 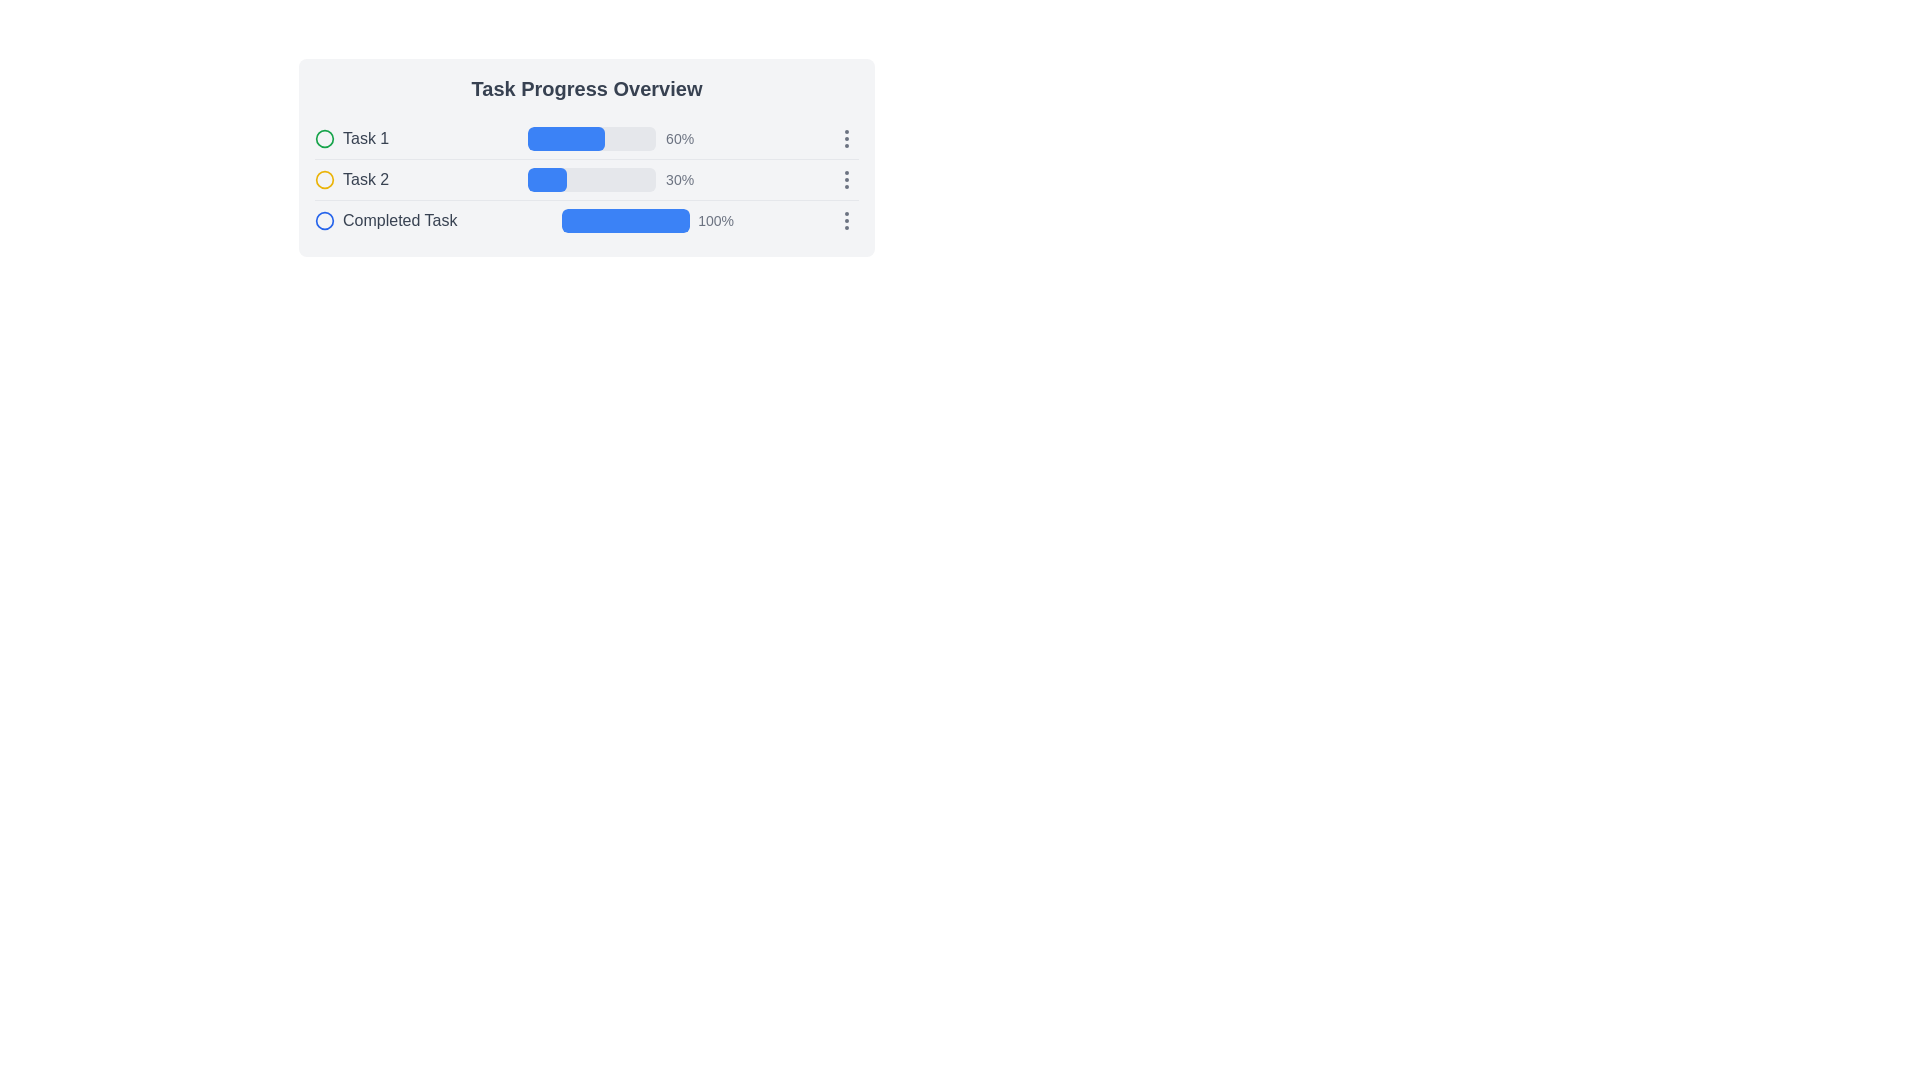 What do you see at coordinates (585, 138) in the screenshot?
I see `the progress bar that visually represents the completion percentage of 'Task 1', which is positioned directly to the right of the label 'Task 1' in the 'Task Progress Overview' section` at bounding box center [585, 138].